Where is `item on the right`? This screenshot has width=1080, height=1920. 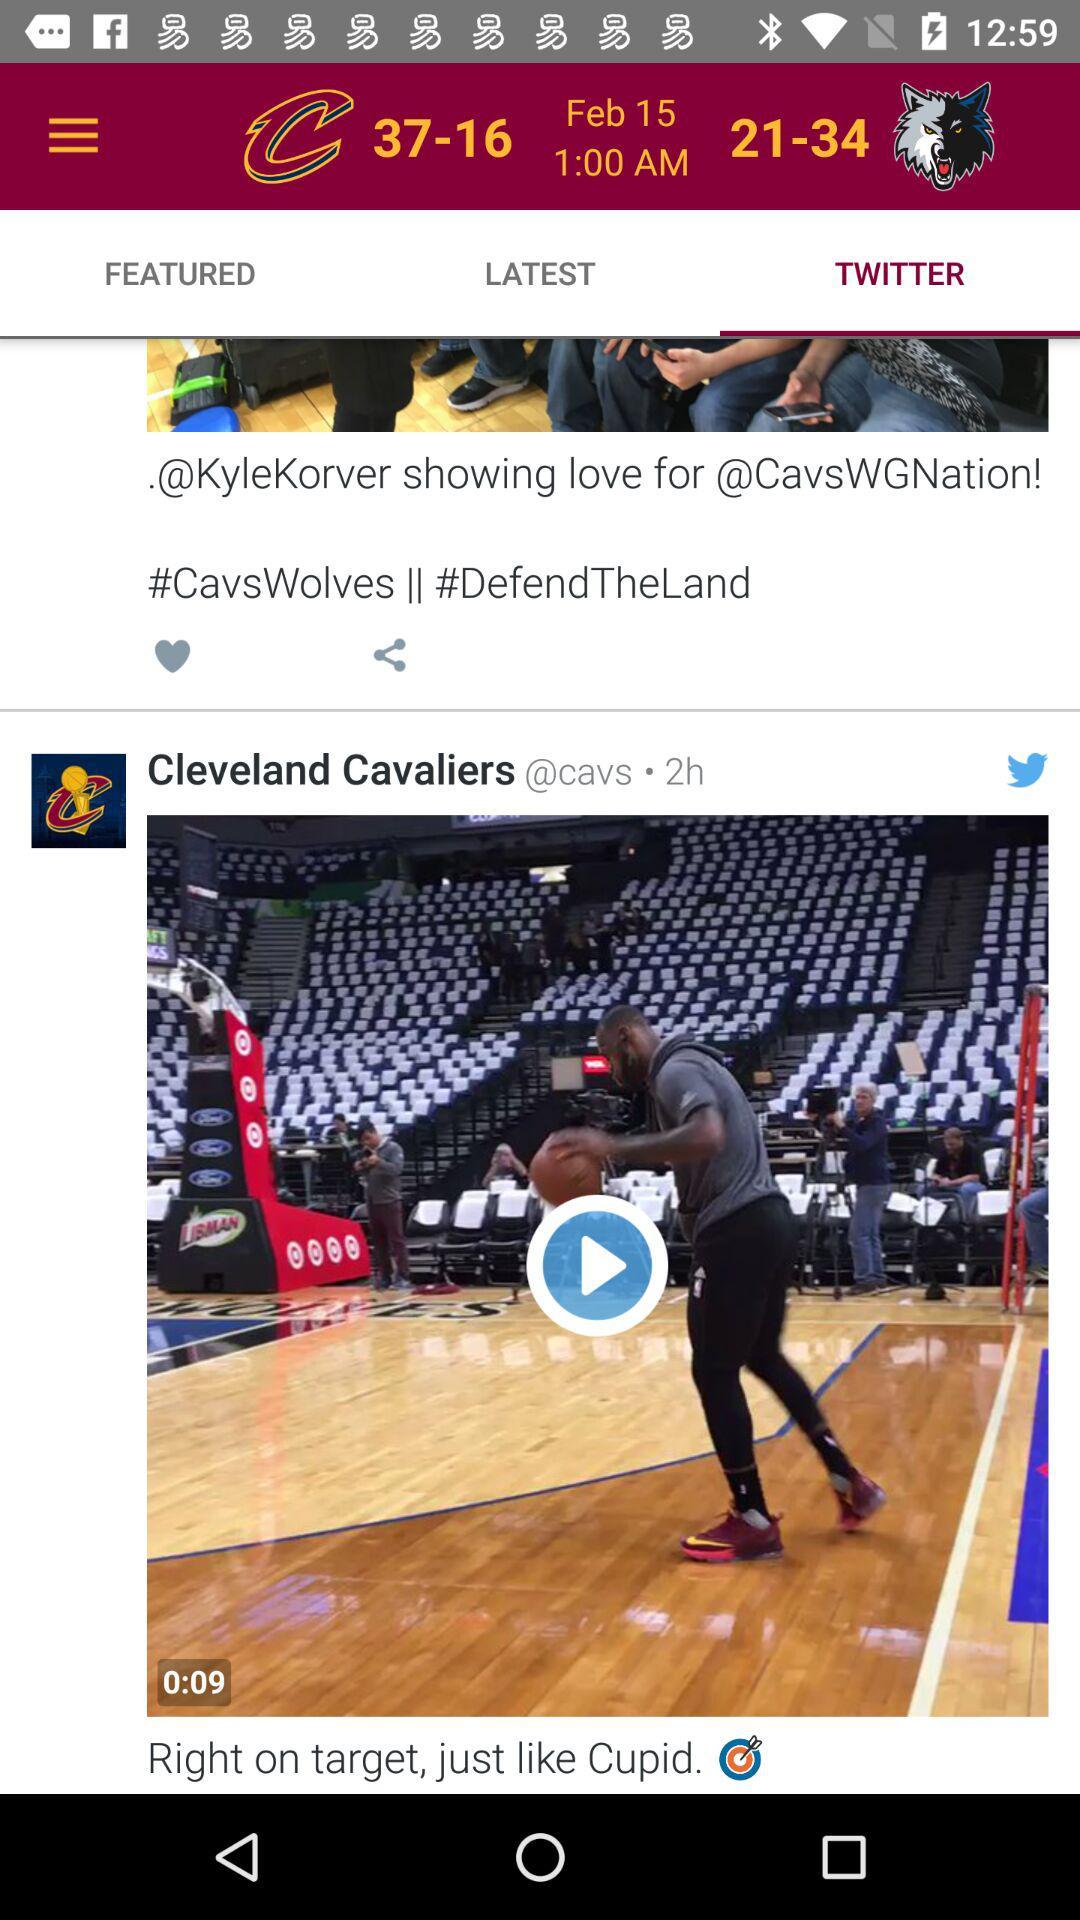 item on the right is located at coordinates (1027, 769).